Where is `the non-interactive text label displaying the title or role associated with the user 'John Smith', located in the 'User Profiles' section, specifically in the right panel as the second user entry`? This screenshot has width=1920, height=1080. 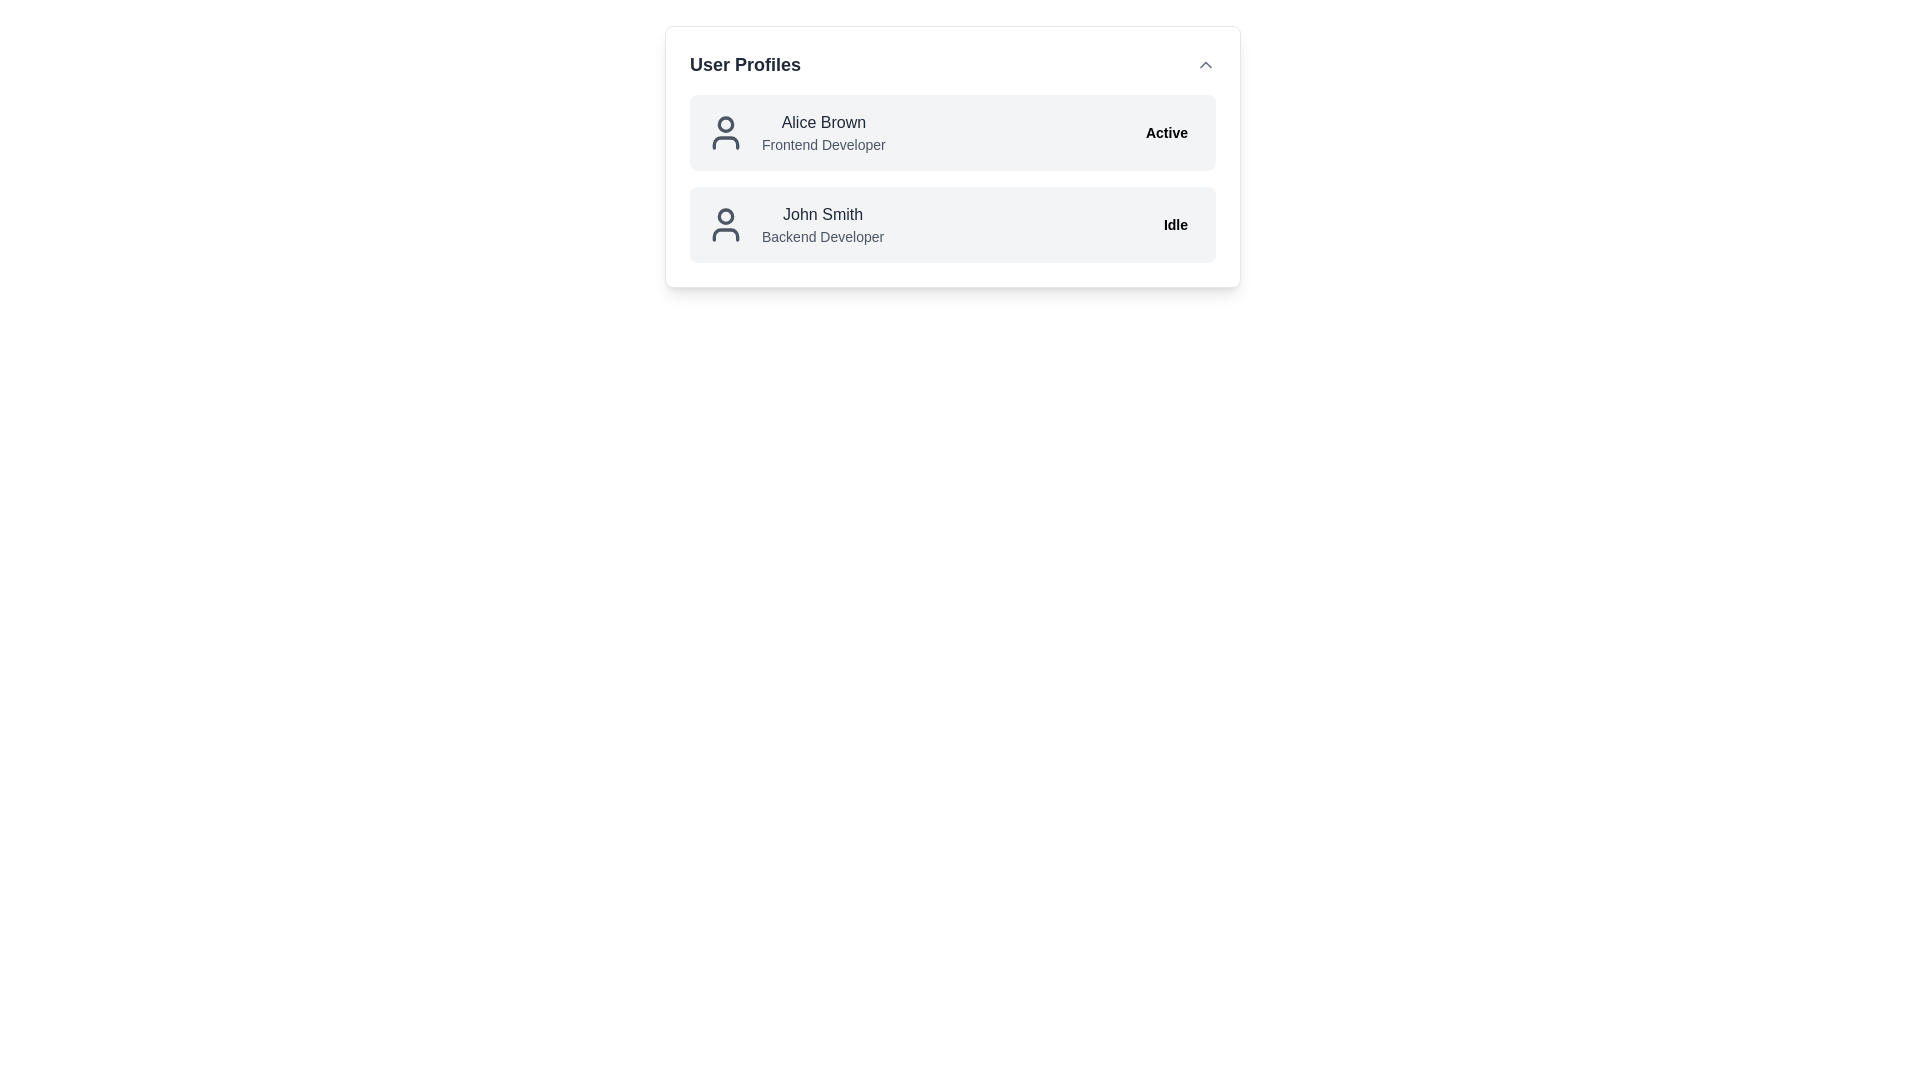
the non-interactive text label displaying the title or role associated with the user 'John Smith', located in the 'User Profiles' section, specifically in the right panel as the second user entry is located at coordinates (823, 235).